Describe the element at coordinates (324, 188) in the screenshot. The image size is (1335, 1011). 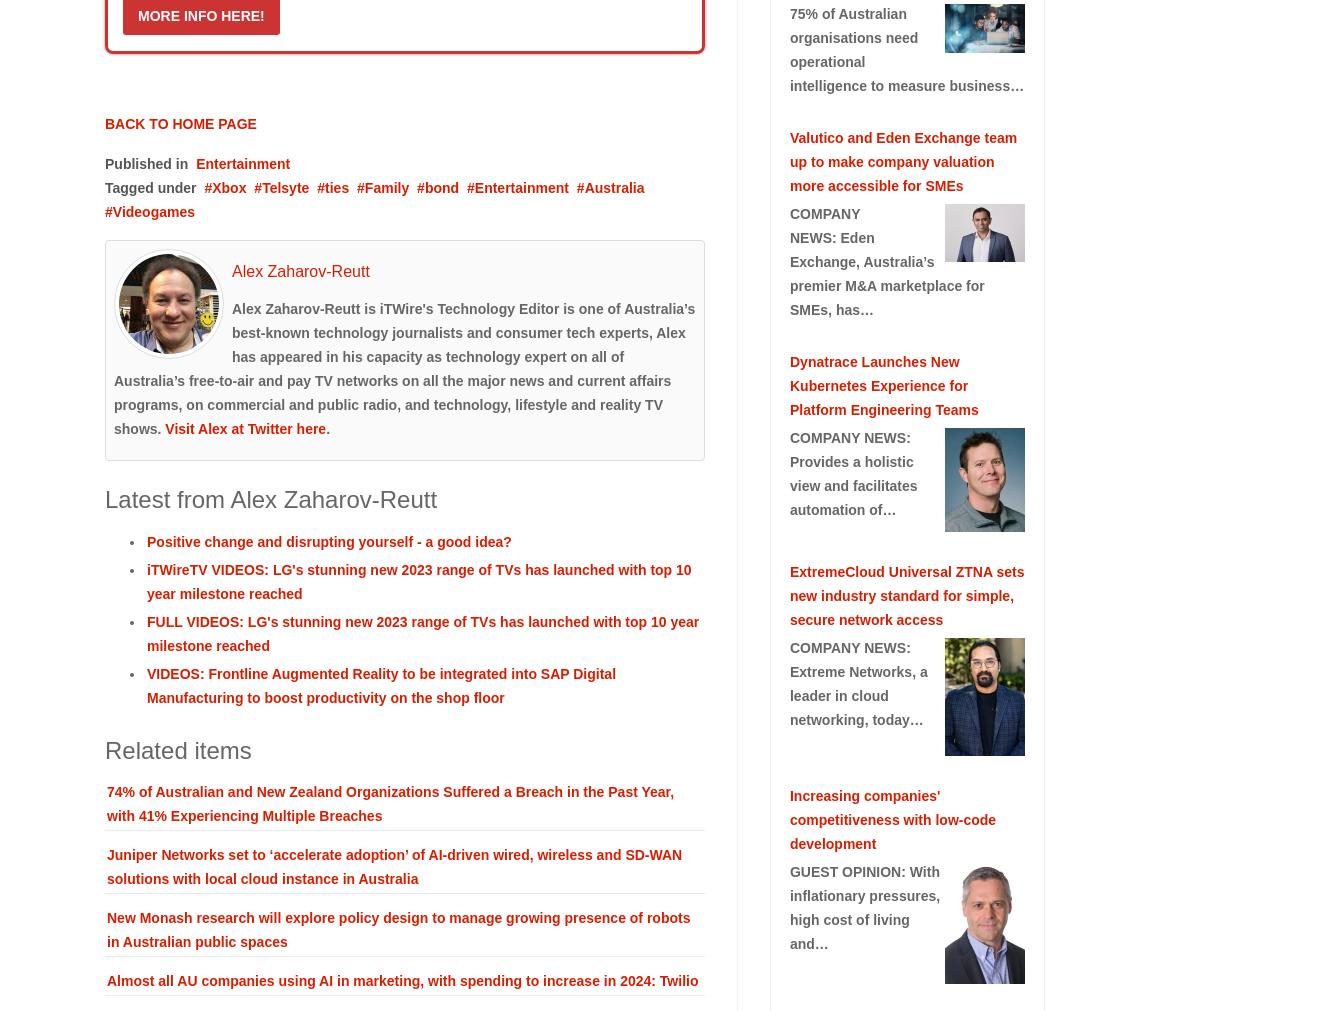
I see `'ties'` at that location.